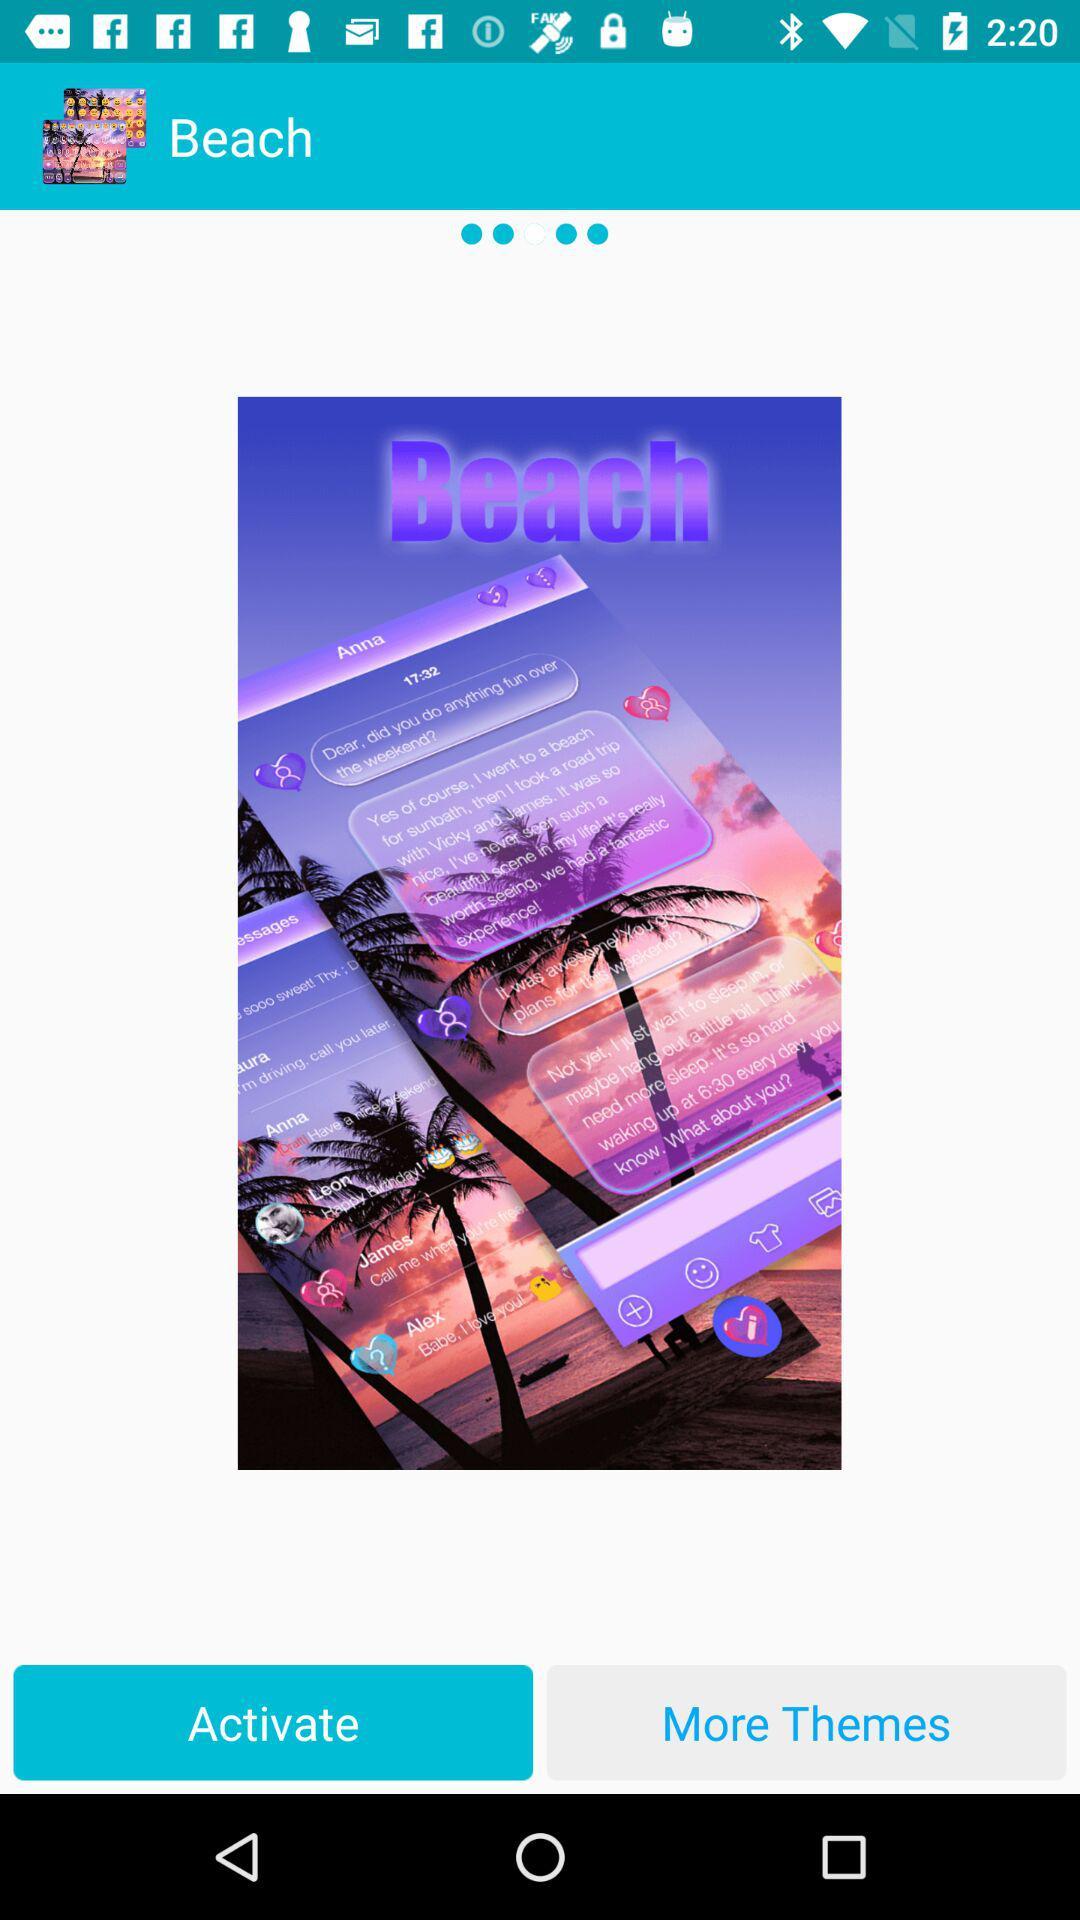 This screenshot has height=1920, width=1080. Describe the element at coordinates (273, 1721) in the screenshot. I see `icon at the bottom left corner` at that location.